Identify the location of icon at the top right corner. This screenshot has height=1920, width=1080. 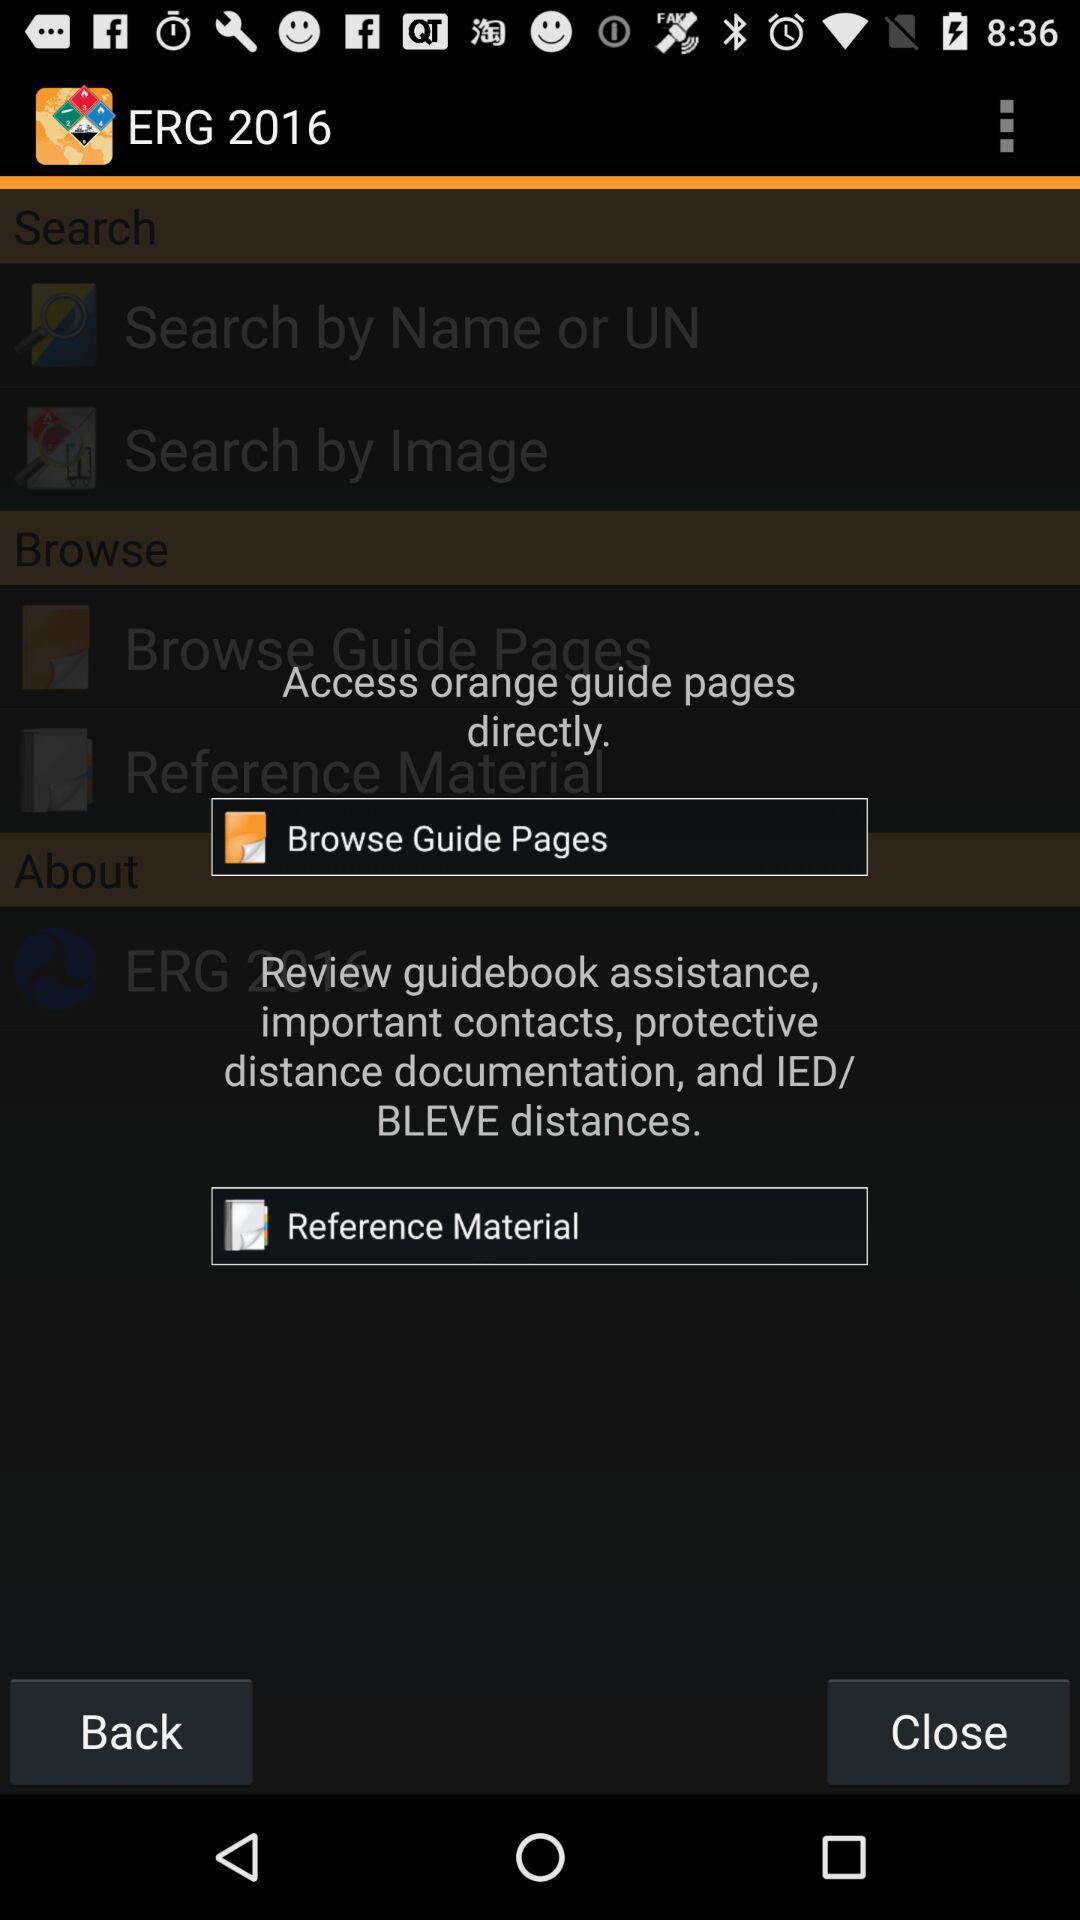
(1006, 124).